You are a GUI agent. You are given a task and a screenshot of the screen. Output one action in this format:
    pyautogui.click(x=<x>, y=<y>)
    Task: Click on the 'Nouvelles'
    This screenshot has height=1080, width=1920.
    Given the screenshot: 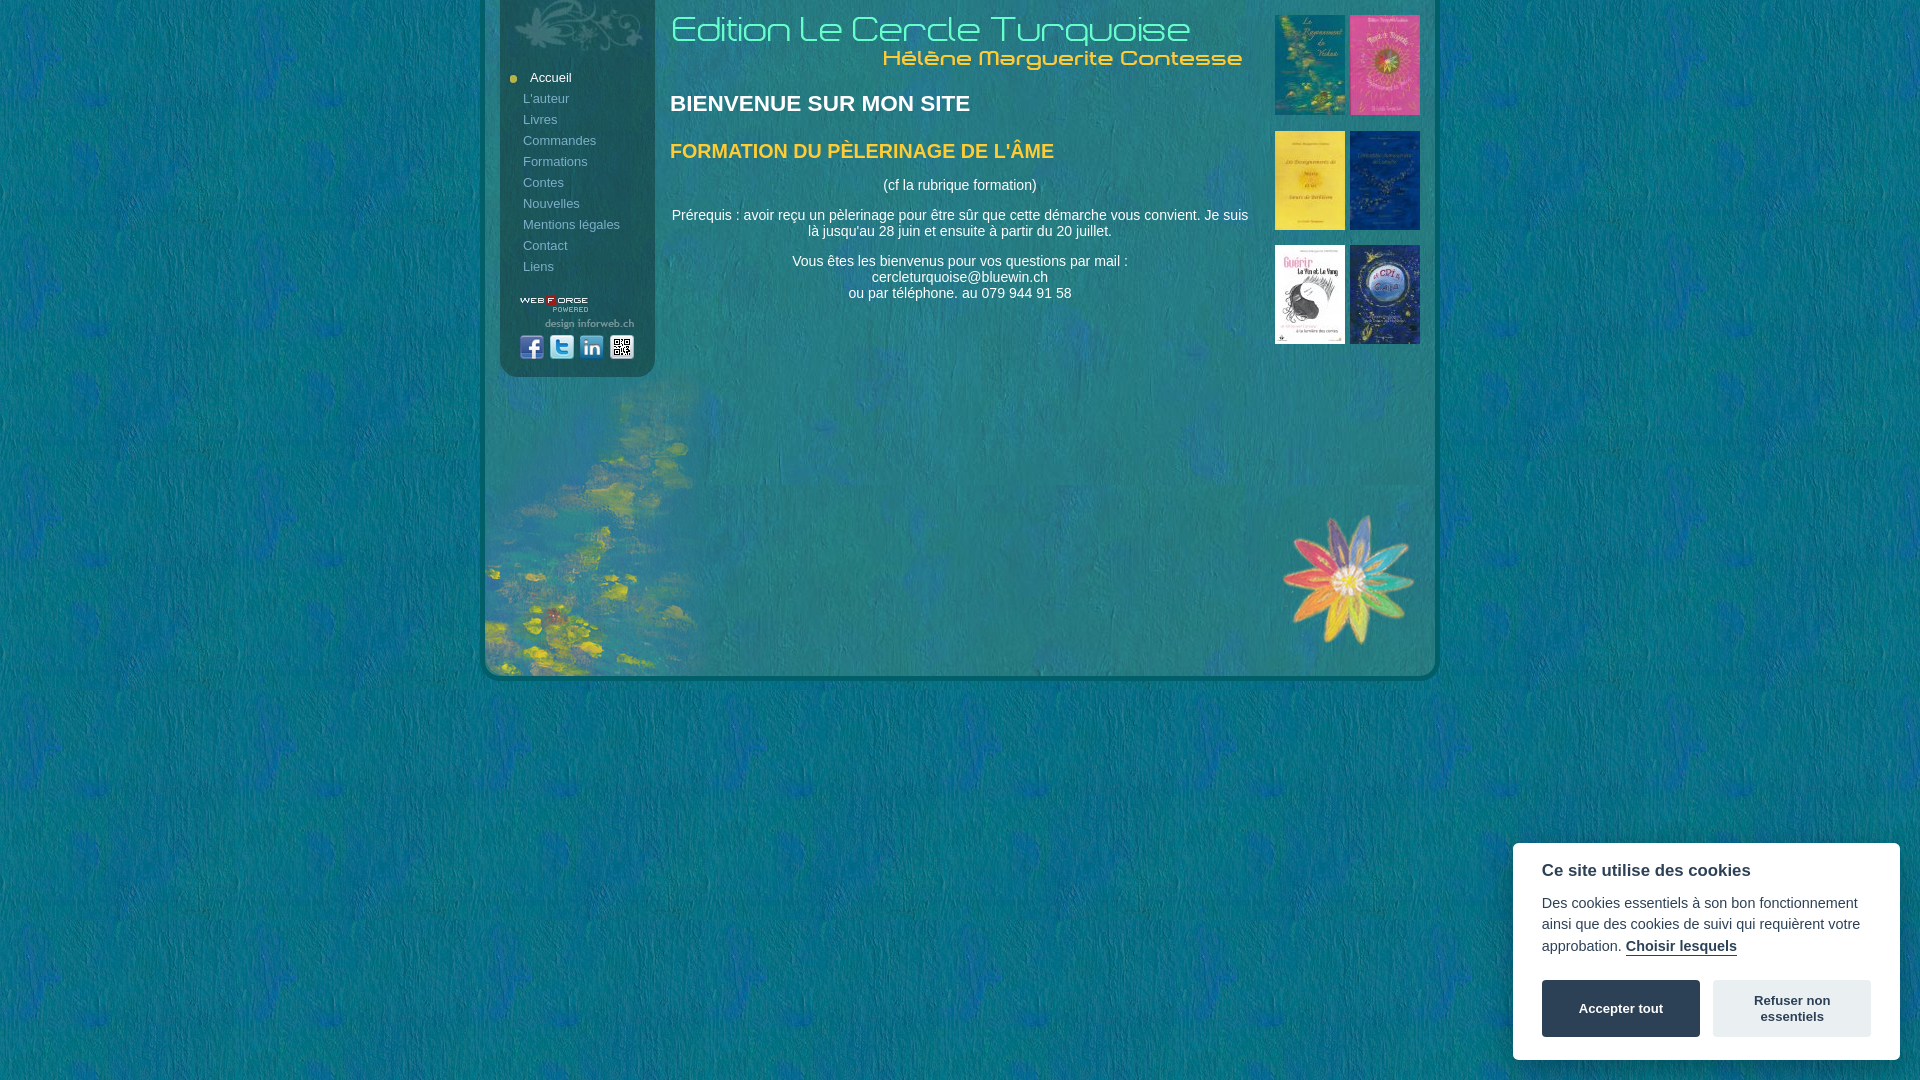 What is the action you would take?
    pyautogui.click(x=578, y=203)
    